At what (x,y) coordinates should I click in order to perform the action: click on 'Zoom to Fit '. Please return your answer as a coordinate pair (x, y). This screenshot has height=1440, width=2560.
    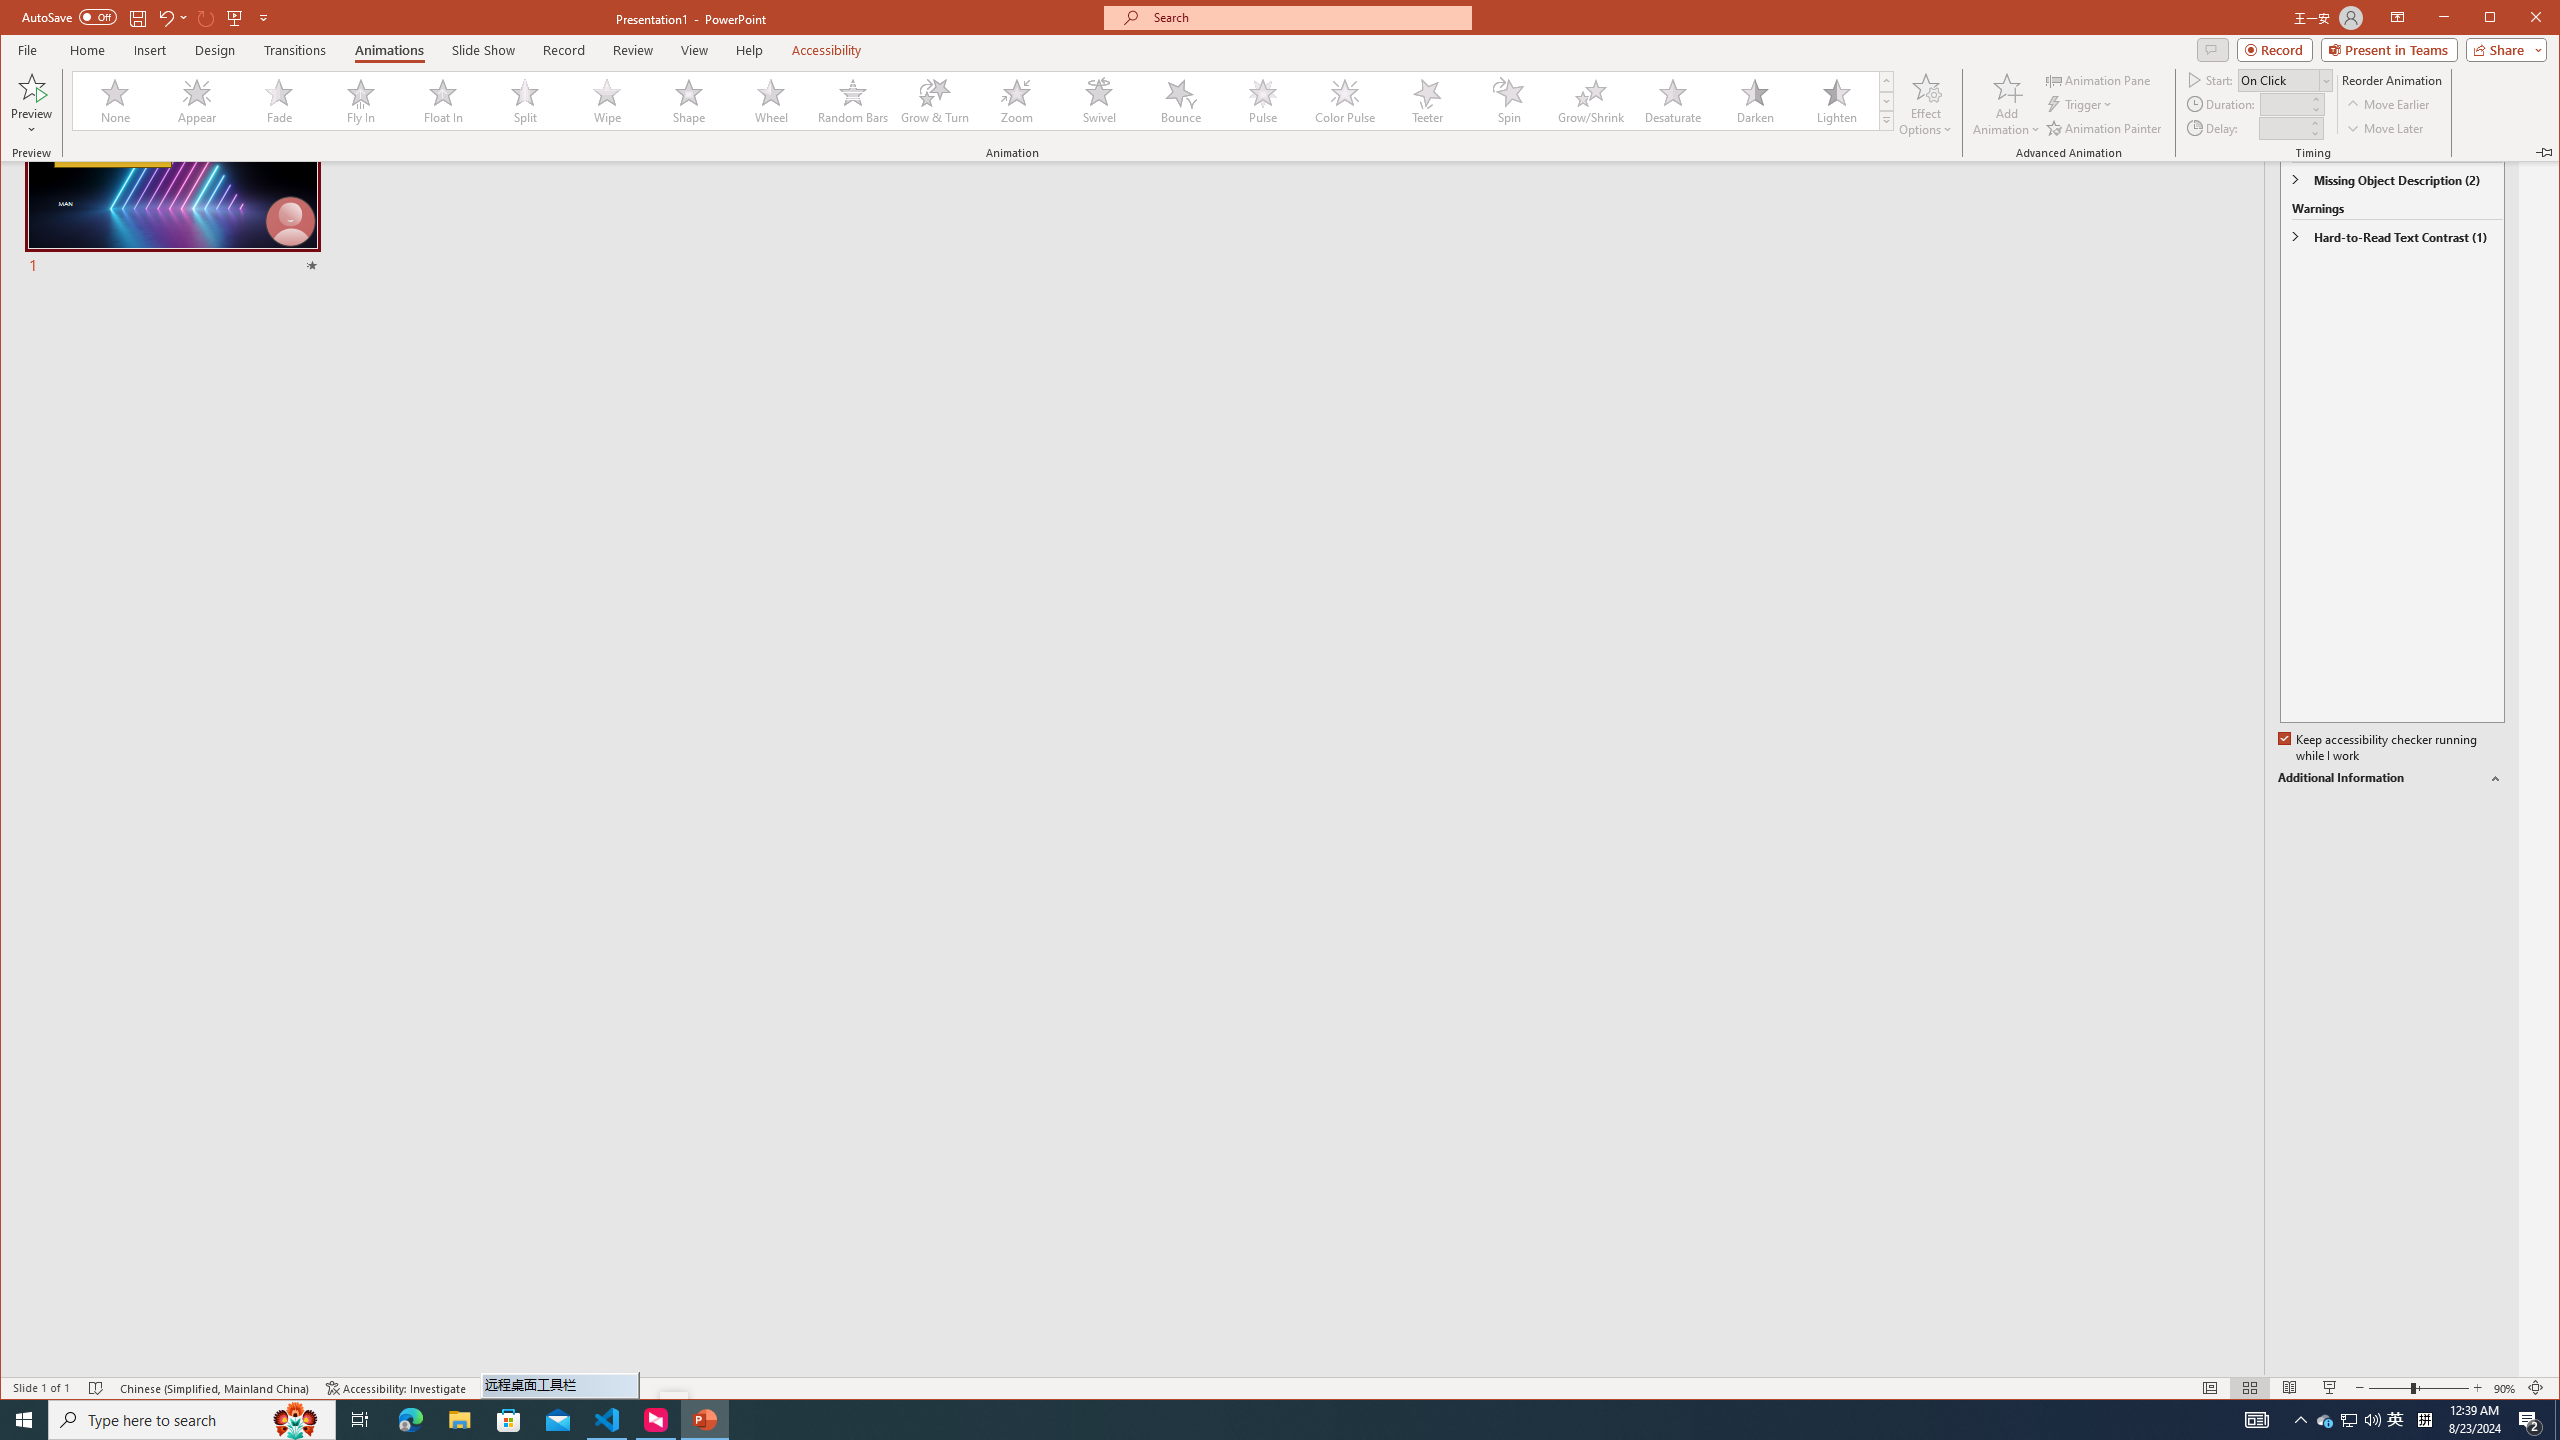
    Looking at the image, I should click on (2535, 1387).